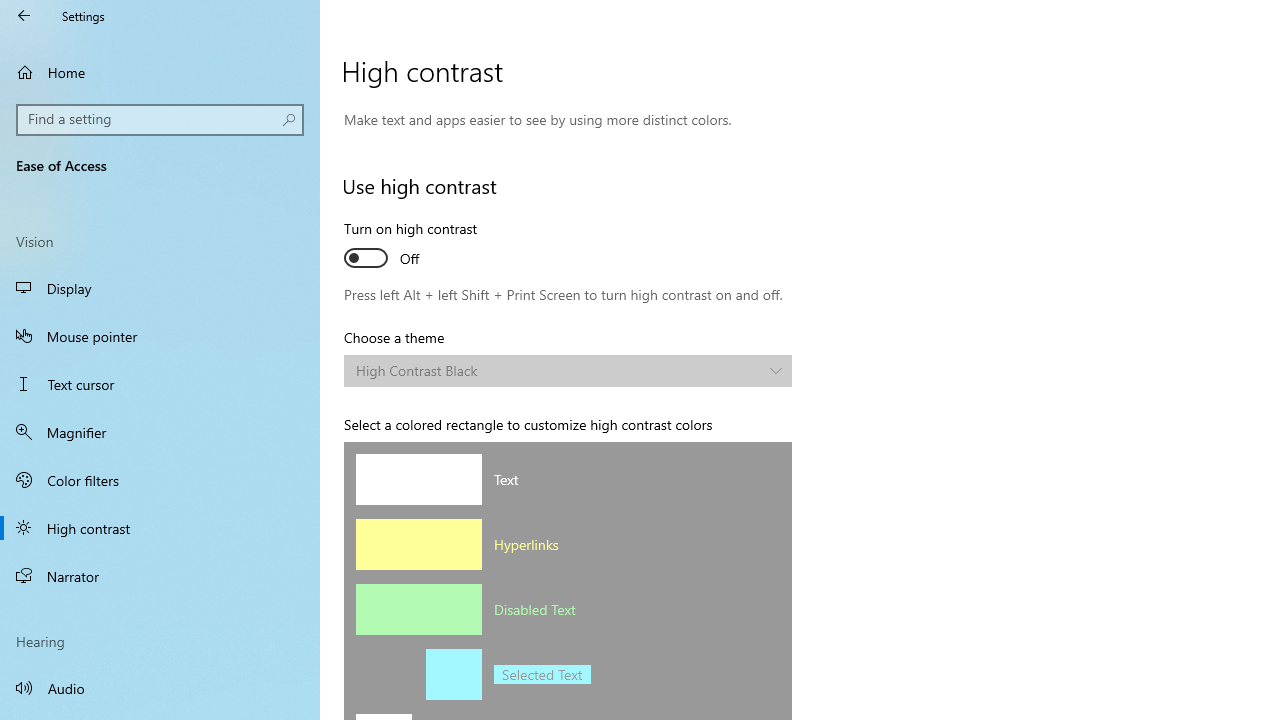  I want to click on 'Text cursor', so click(160, 384).